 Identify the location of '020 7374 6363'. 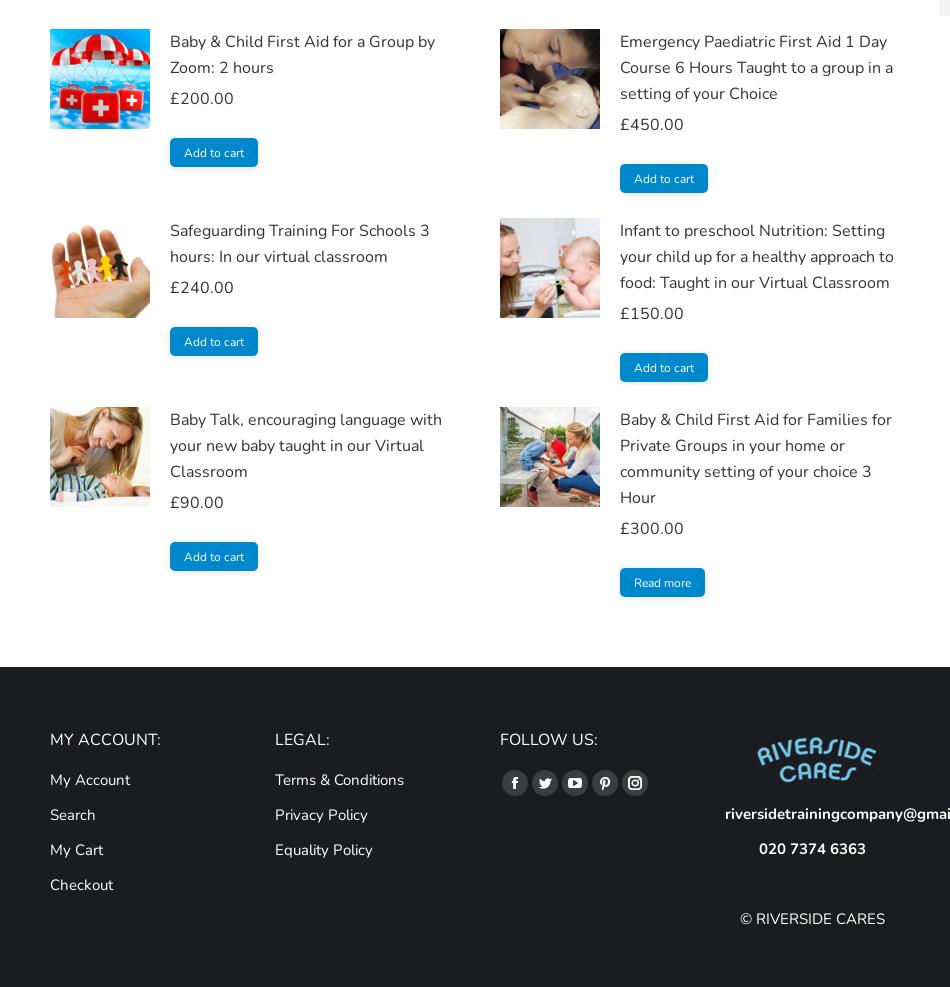
(811, 848).